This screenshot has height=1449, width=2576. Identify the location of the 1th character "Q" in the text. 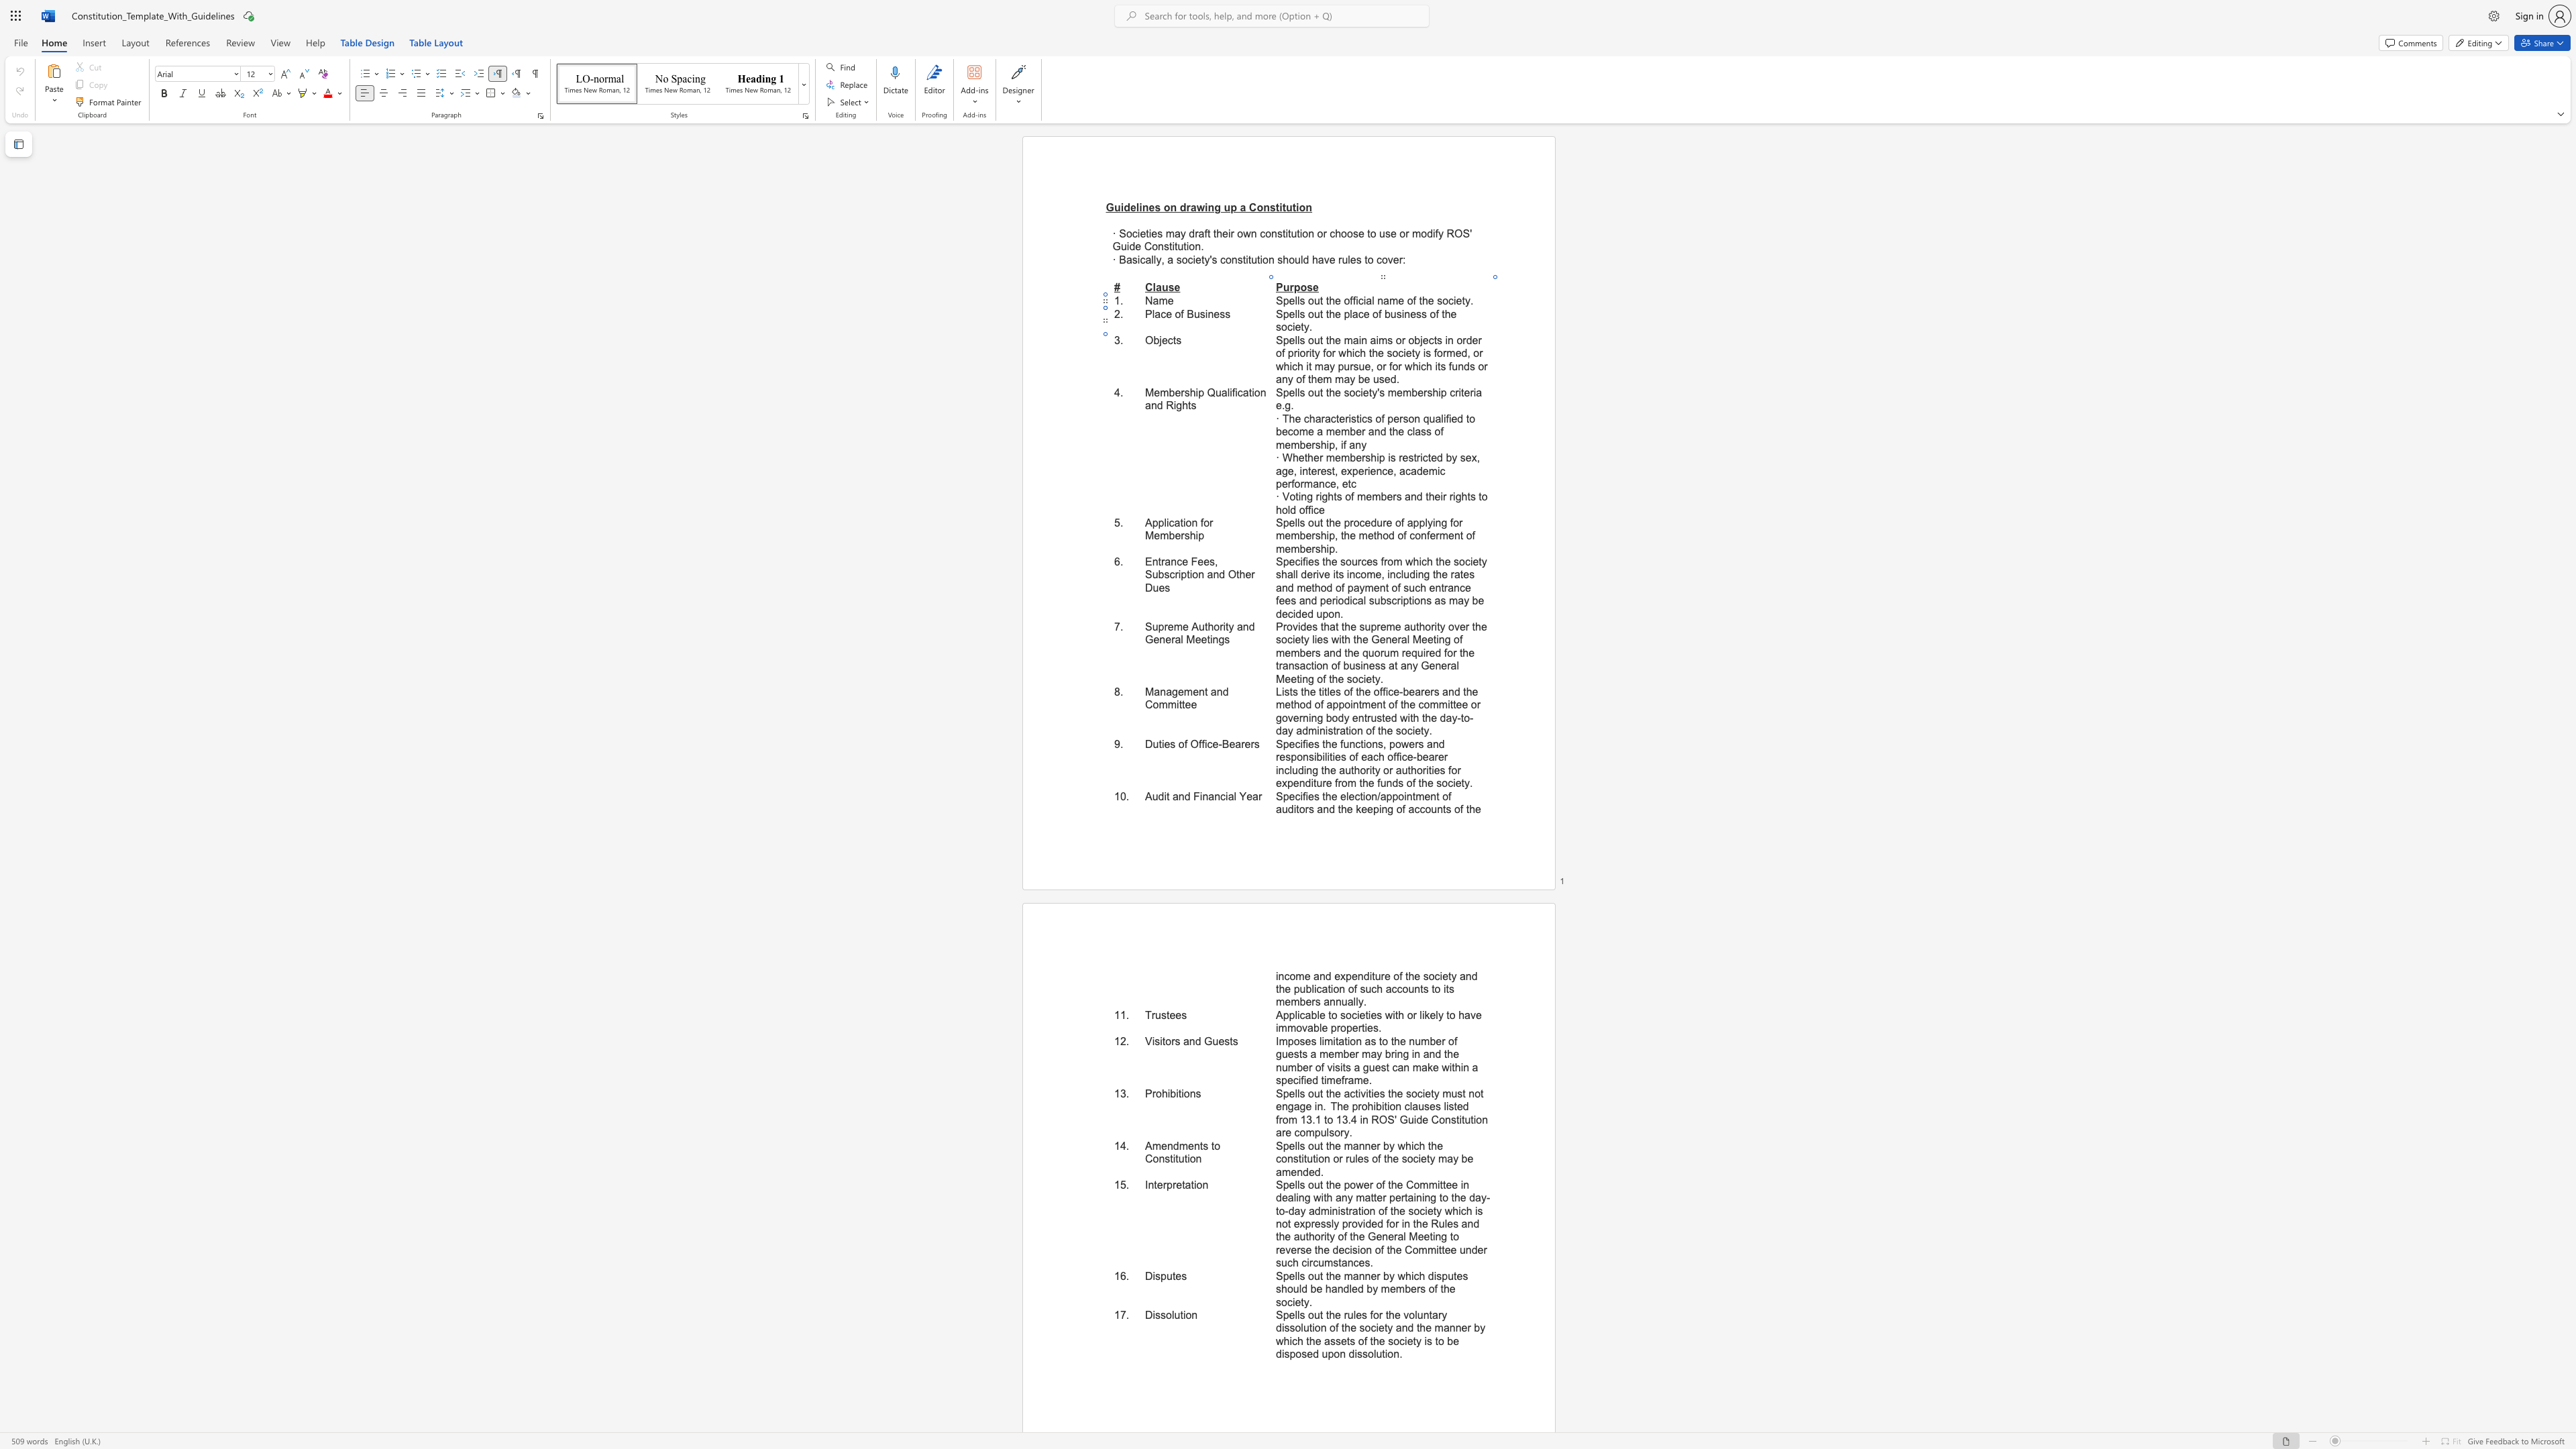
(1211, 392).